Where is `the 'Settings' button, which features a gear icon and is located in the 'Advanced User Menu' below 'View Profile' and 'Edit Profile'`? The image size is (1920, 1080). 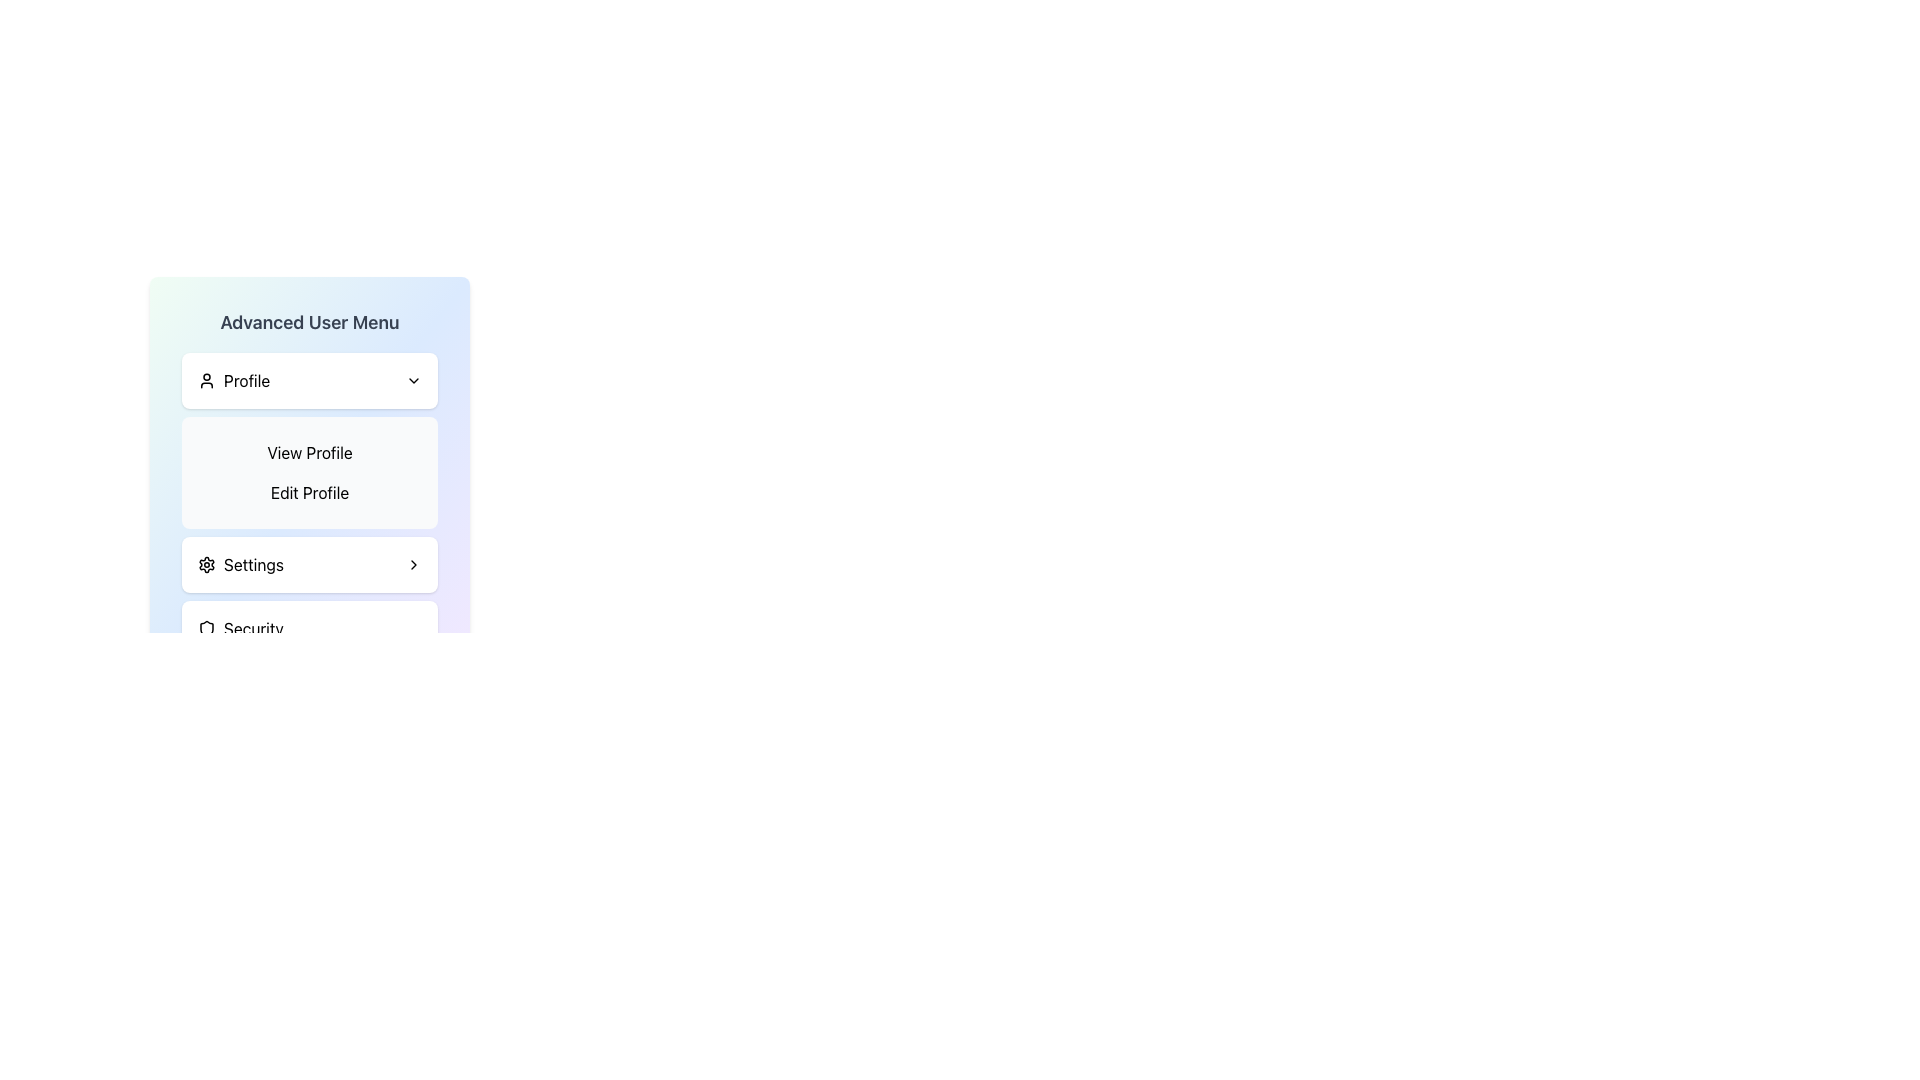
the 'Settings' button, which features a gear icon and is located in the 'Advanced User Menu' below 'View Profile' and 'Edit Profile' is located at coordinates (240, 564).